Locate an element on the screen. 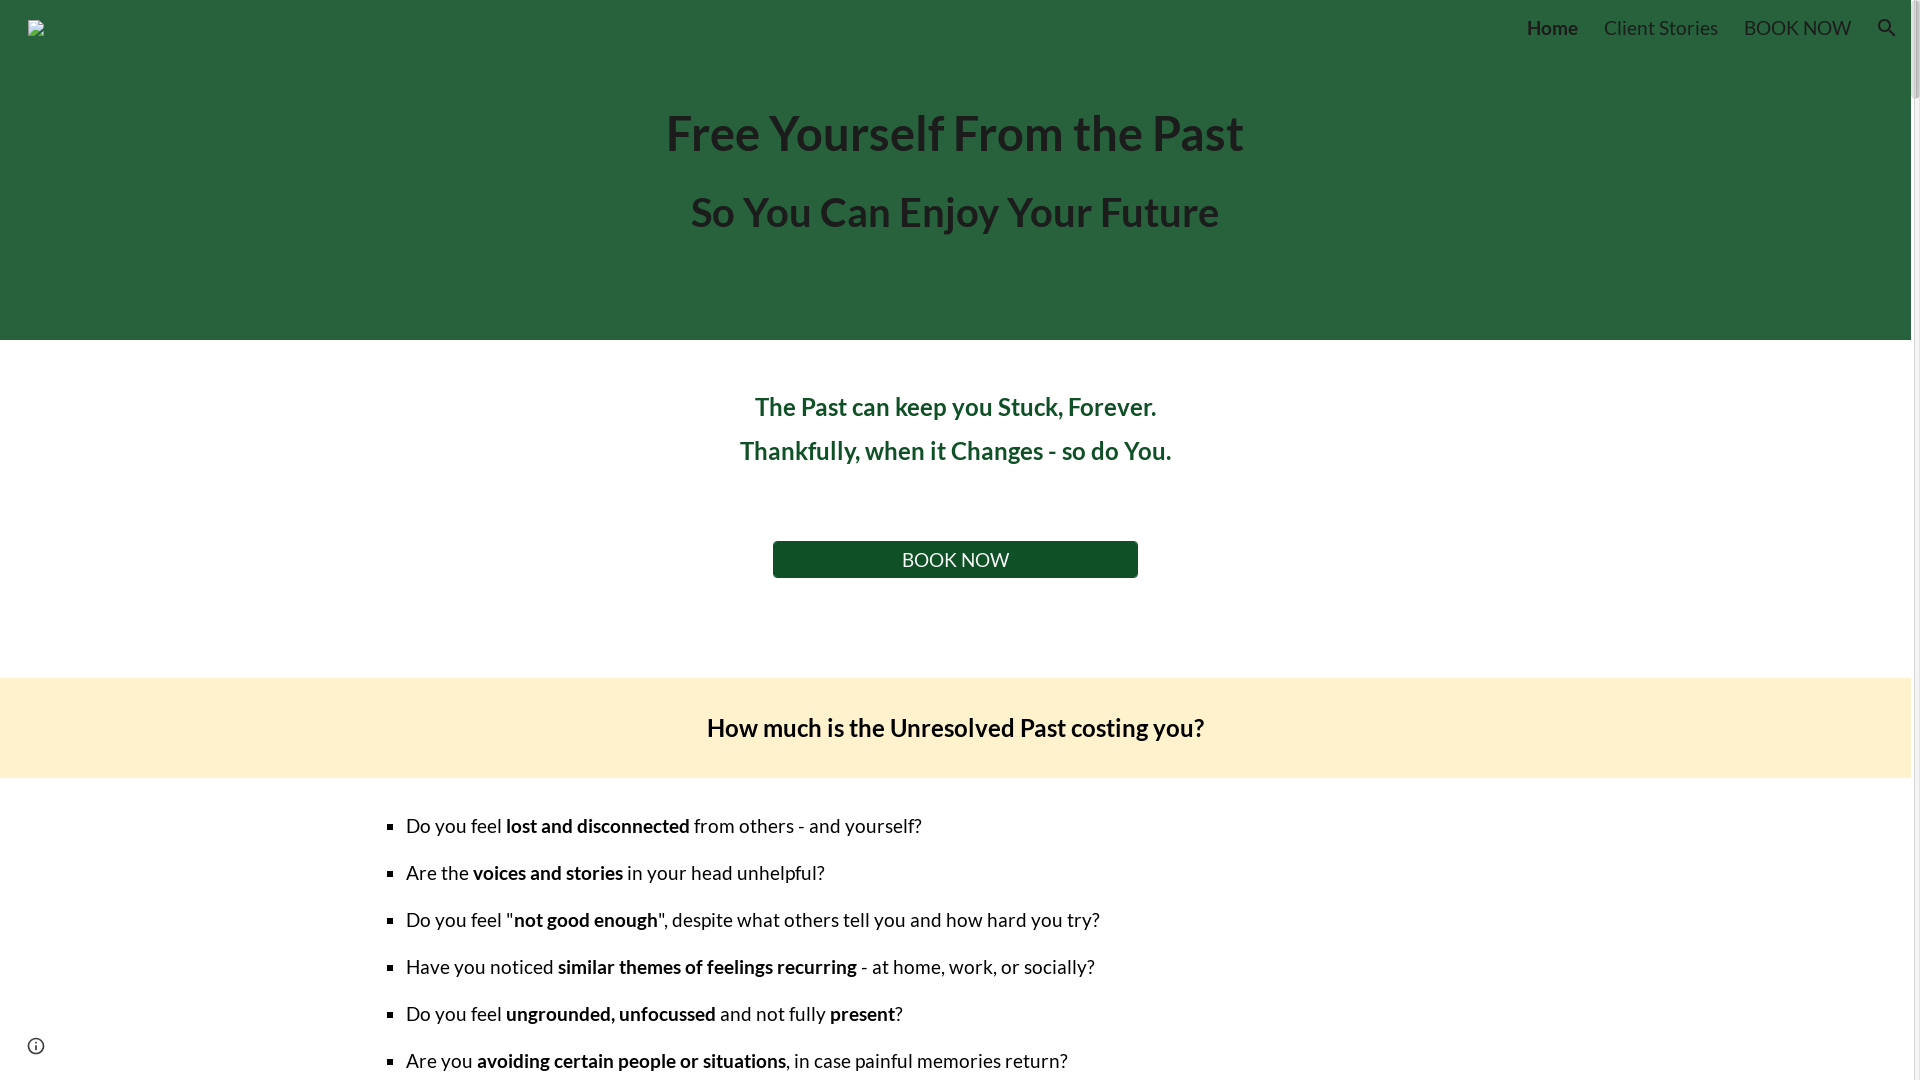 This screenshot has height=1080, width=1920. 'BOOK NOW' is located at coordinates (954, 559).